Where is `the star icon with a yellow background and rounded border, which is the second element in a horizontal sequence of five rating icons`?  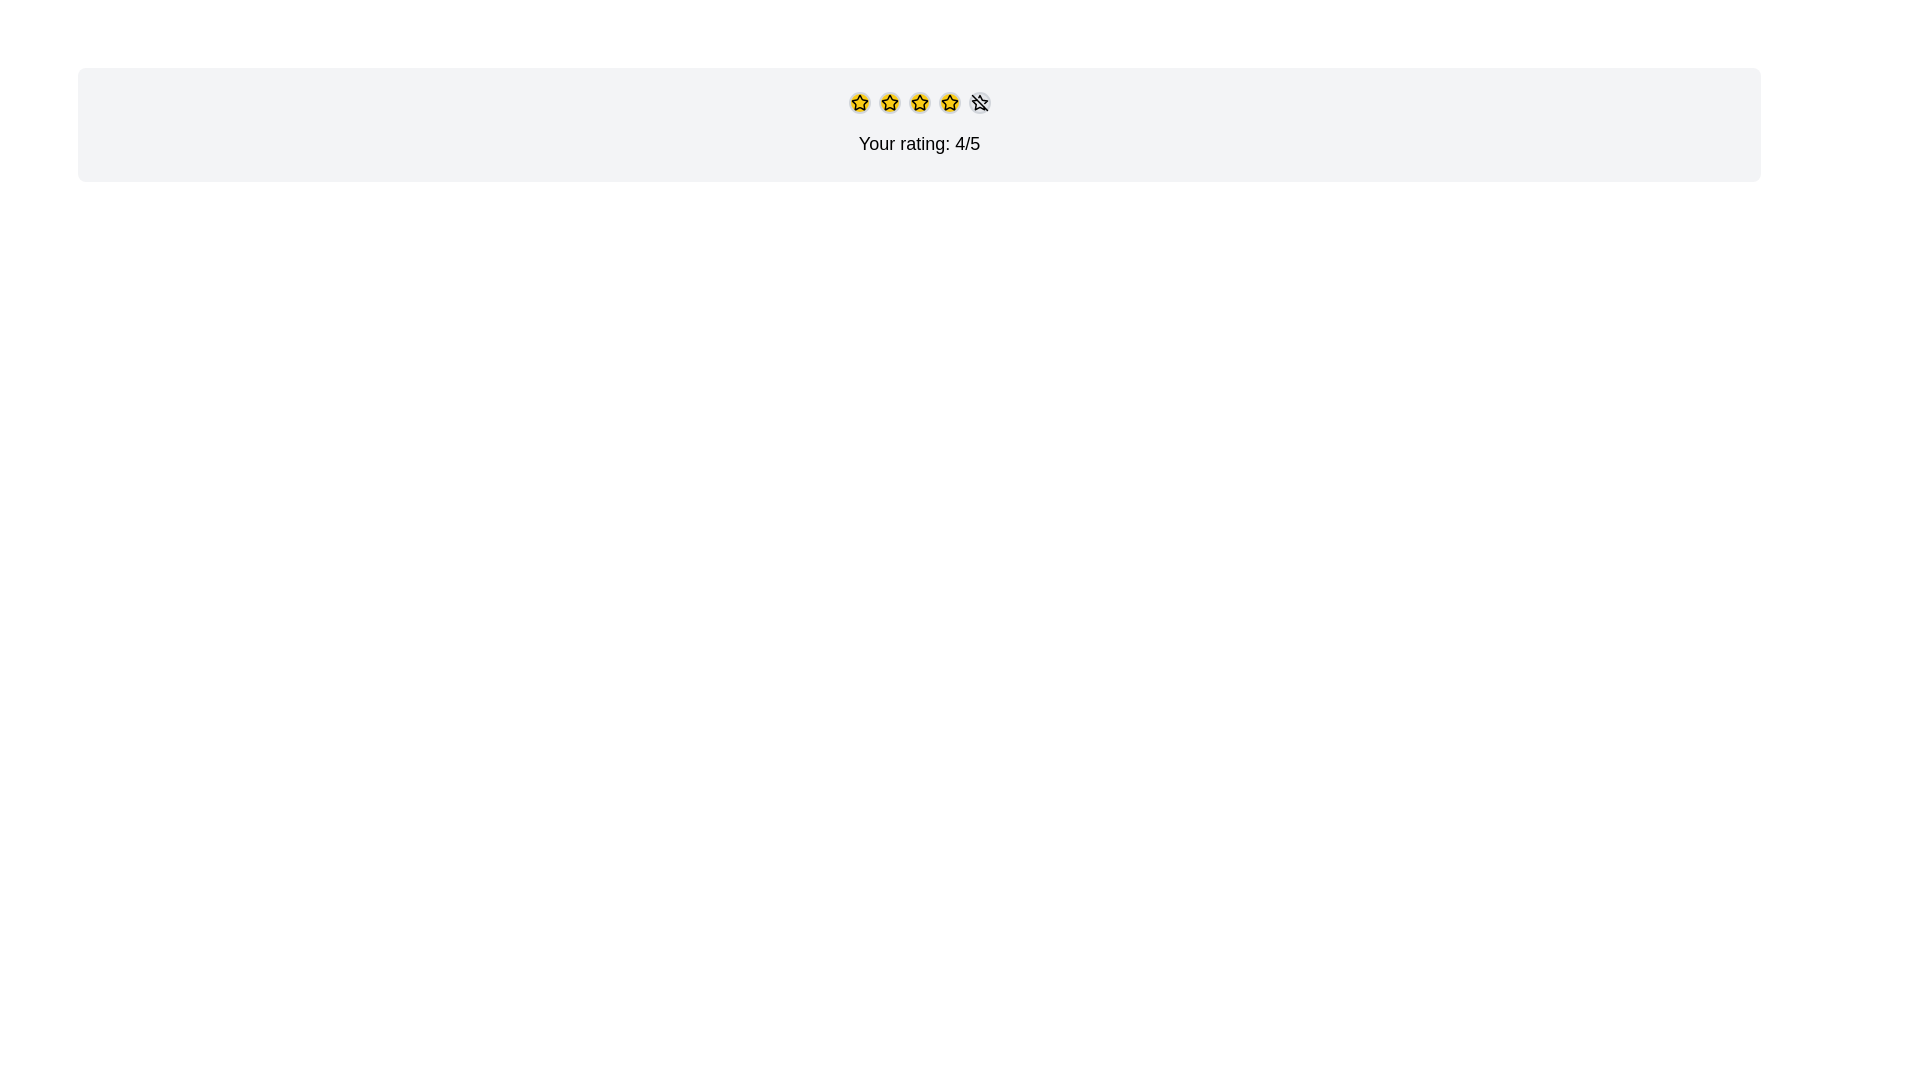
the star icon with a yellow background and rounded border, which is the second element in a horizontal sequence of five rating icons is located at coordinates (888, 103).